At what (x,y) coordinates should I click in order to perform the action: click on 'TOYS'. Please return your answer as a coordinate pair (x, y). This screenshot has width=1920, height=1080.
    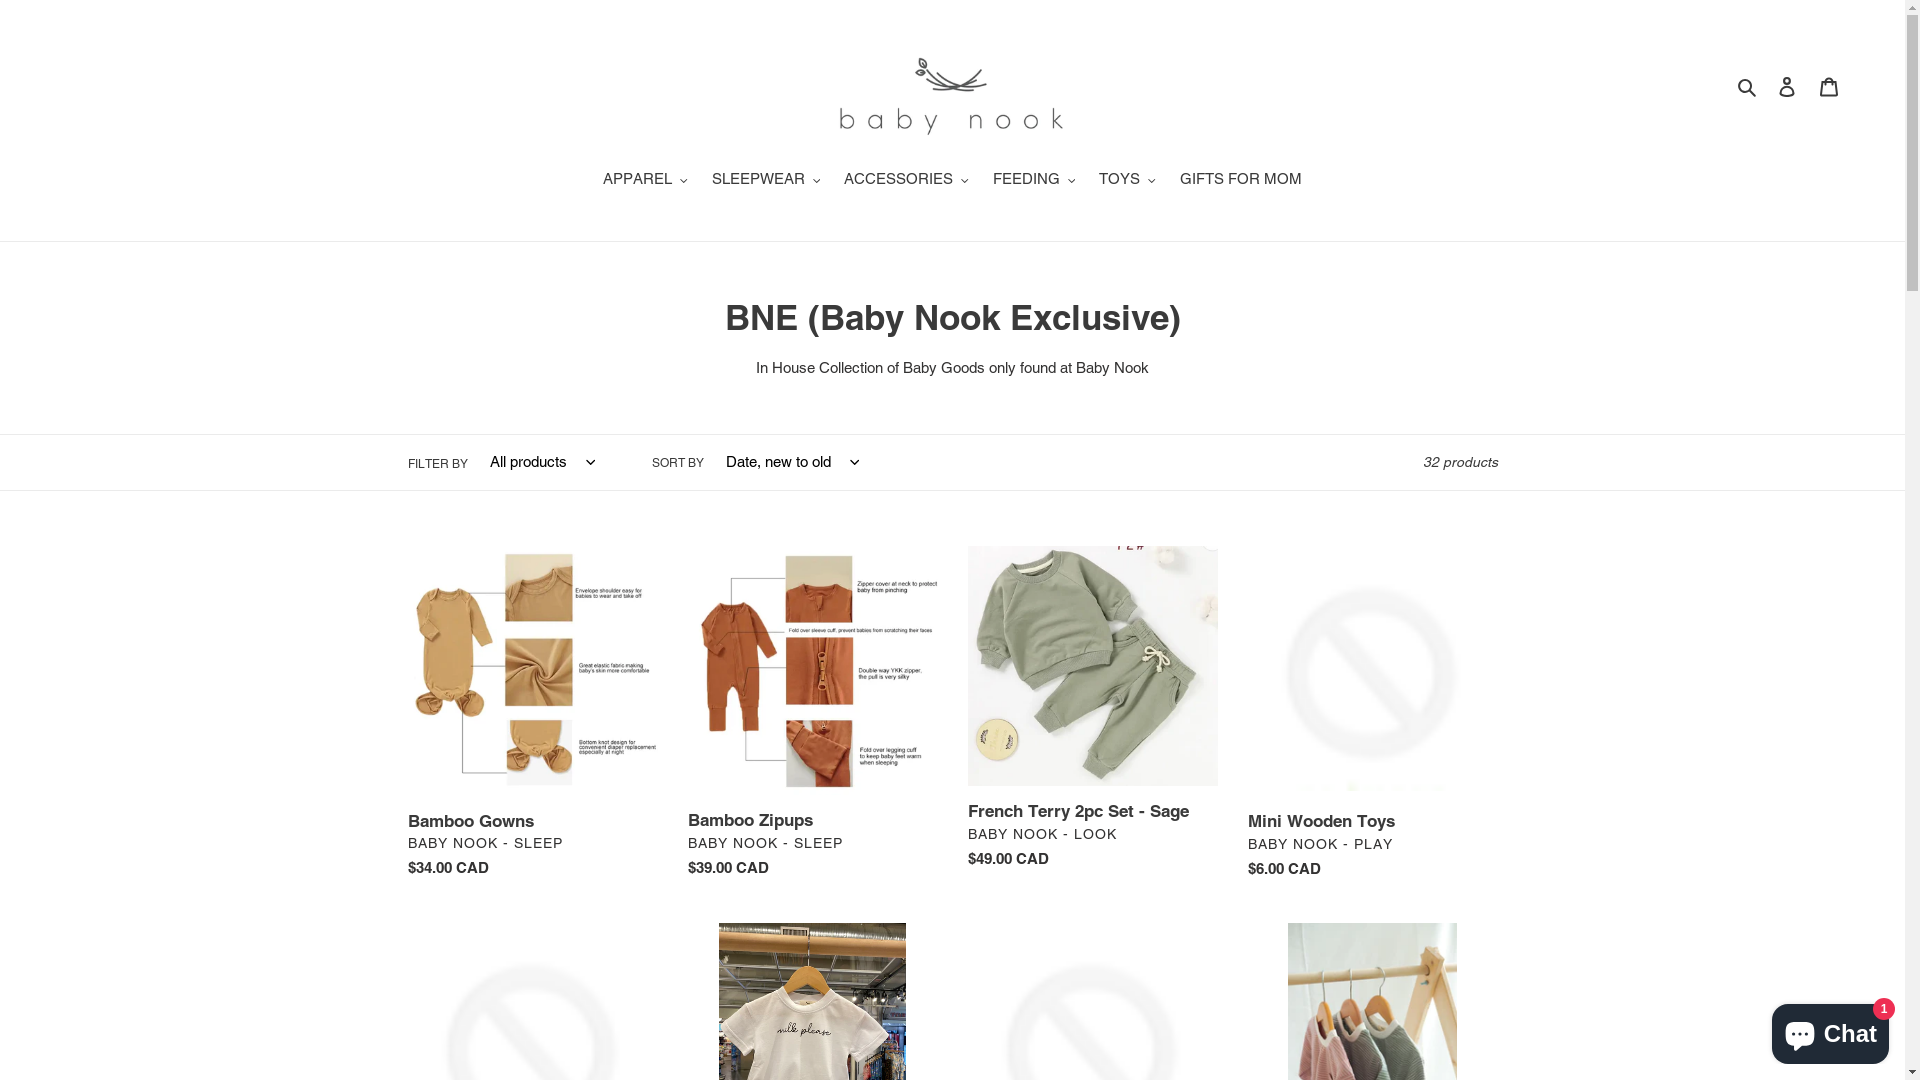
    Looking at the image, I should click on (1127, 181).